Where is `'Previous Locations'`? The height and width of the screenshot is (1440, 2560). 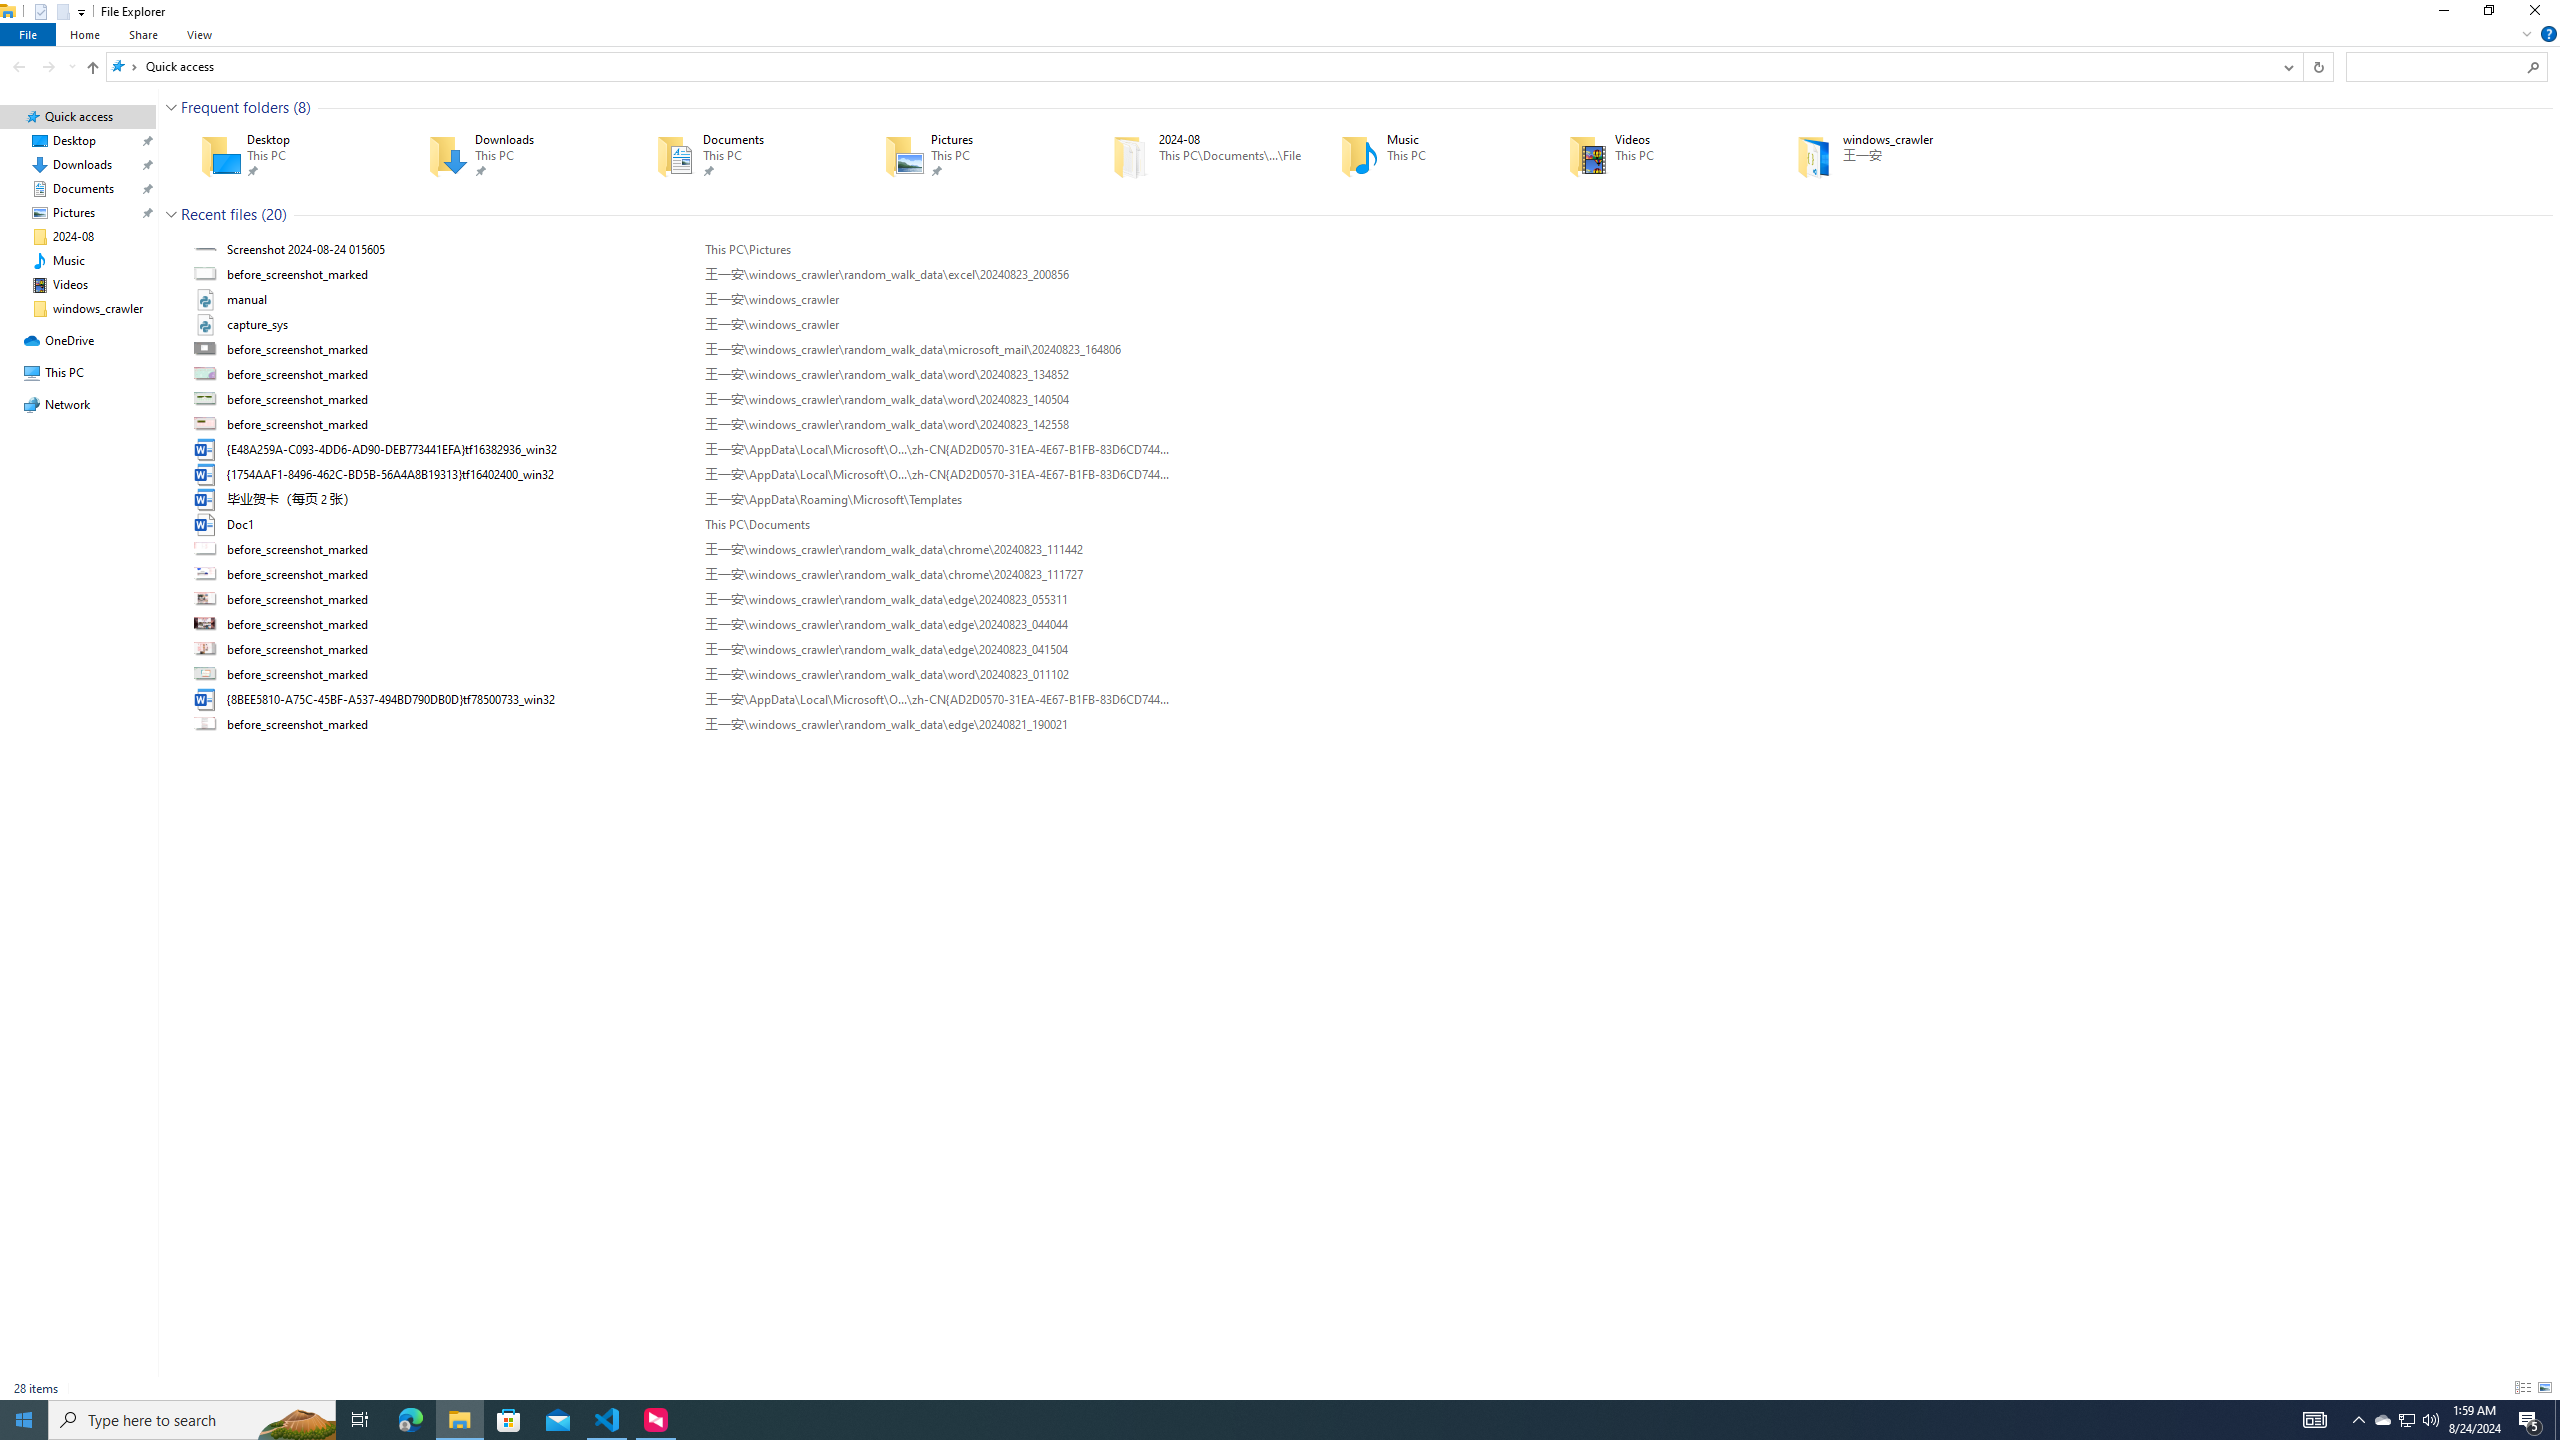 'Previous Locations' is located at coordinates (2287, 65).